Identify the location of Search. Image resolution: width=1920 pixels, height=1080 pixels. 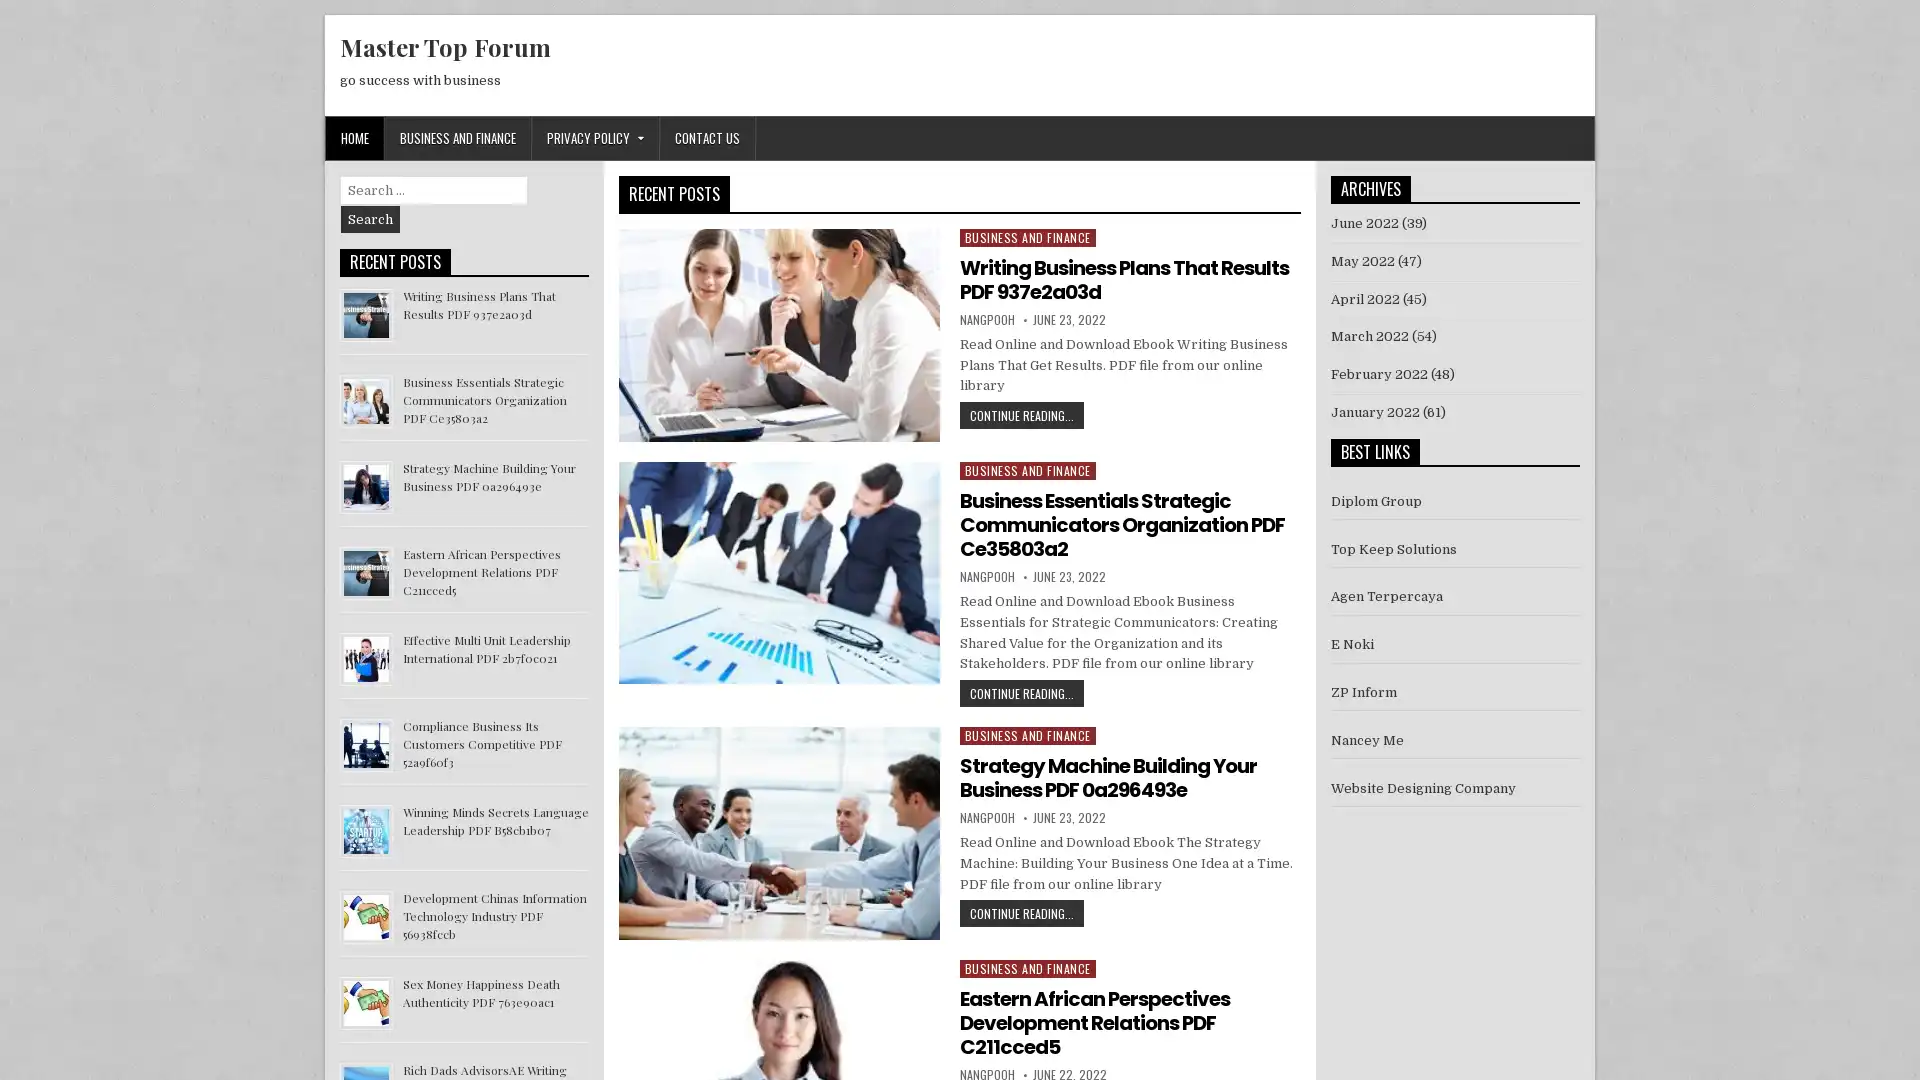
(370, 219).